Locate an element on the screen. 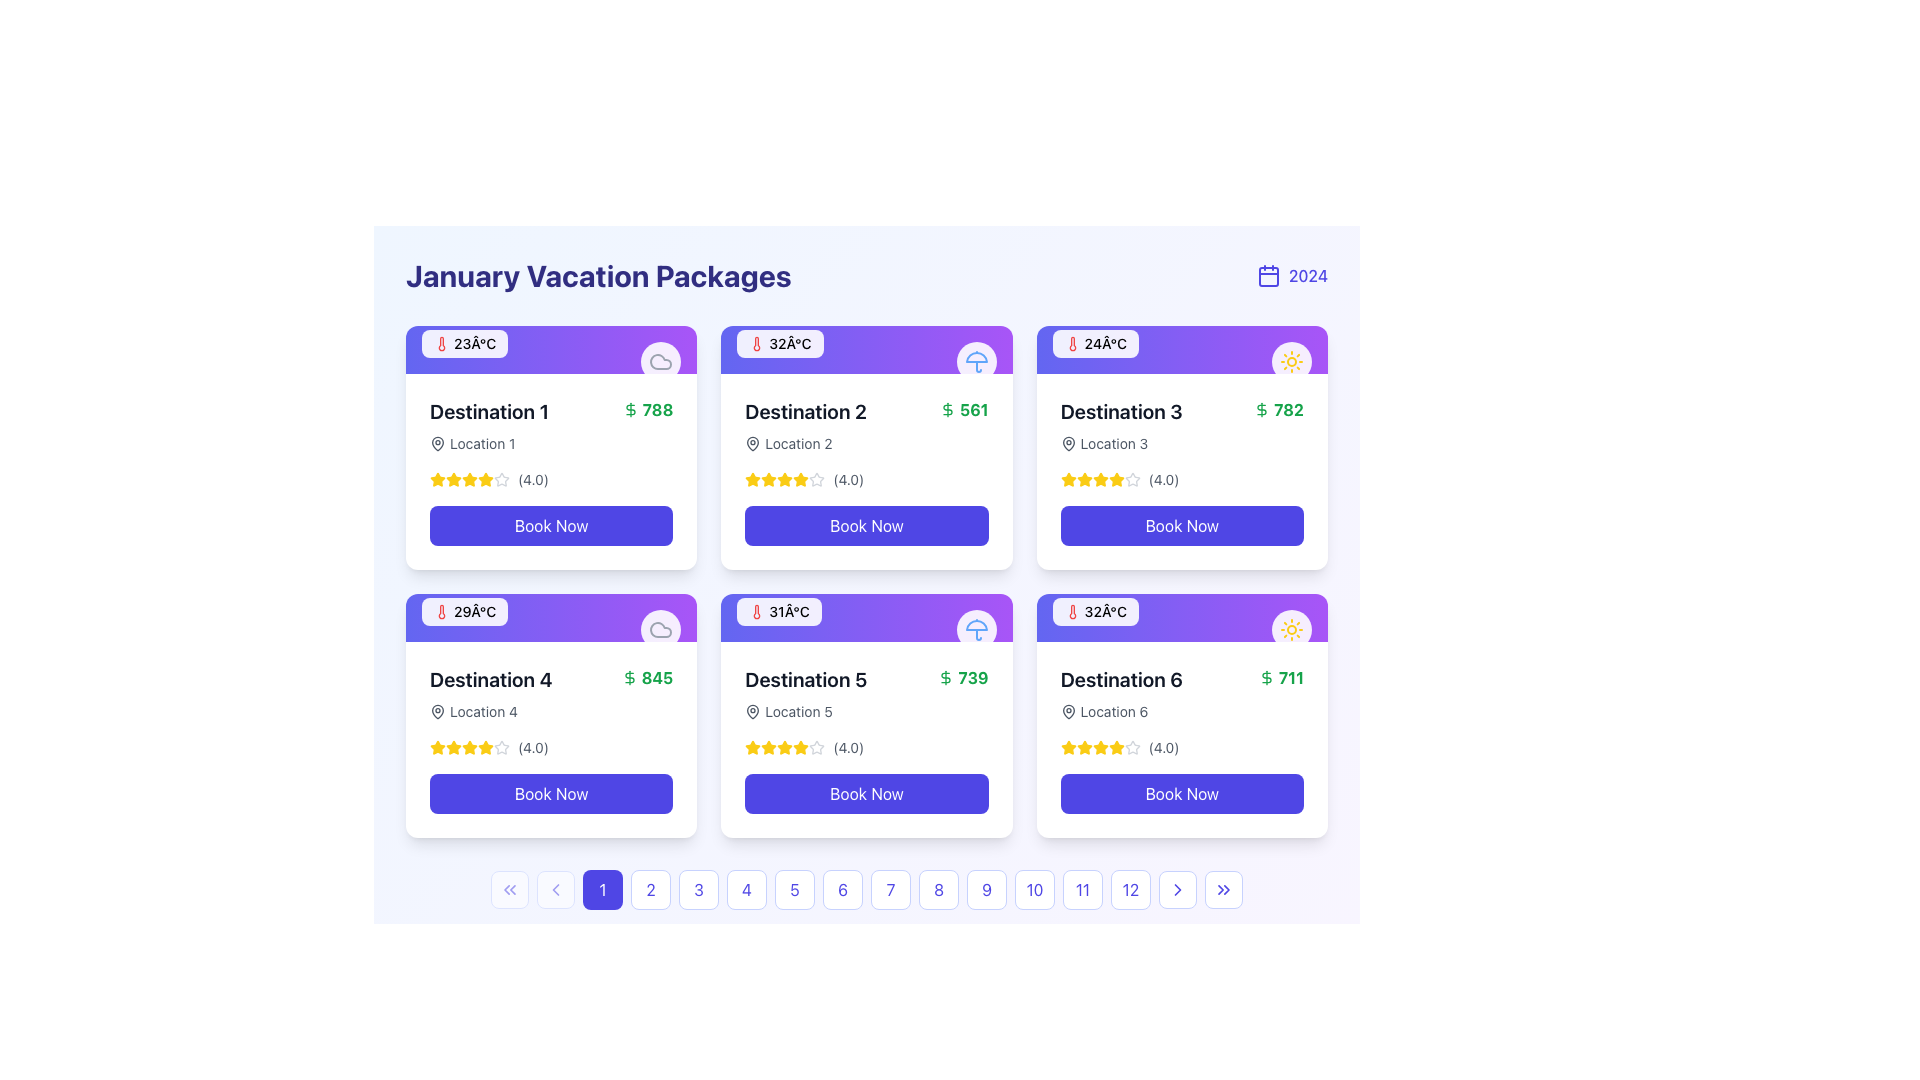  the first star icon in the rating section of the second destination card in the top row of the grid to interact with it is located at coordinates (752, 479).